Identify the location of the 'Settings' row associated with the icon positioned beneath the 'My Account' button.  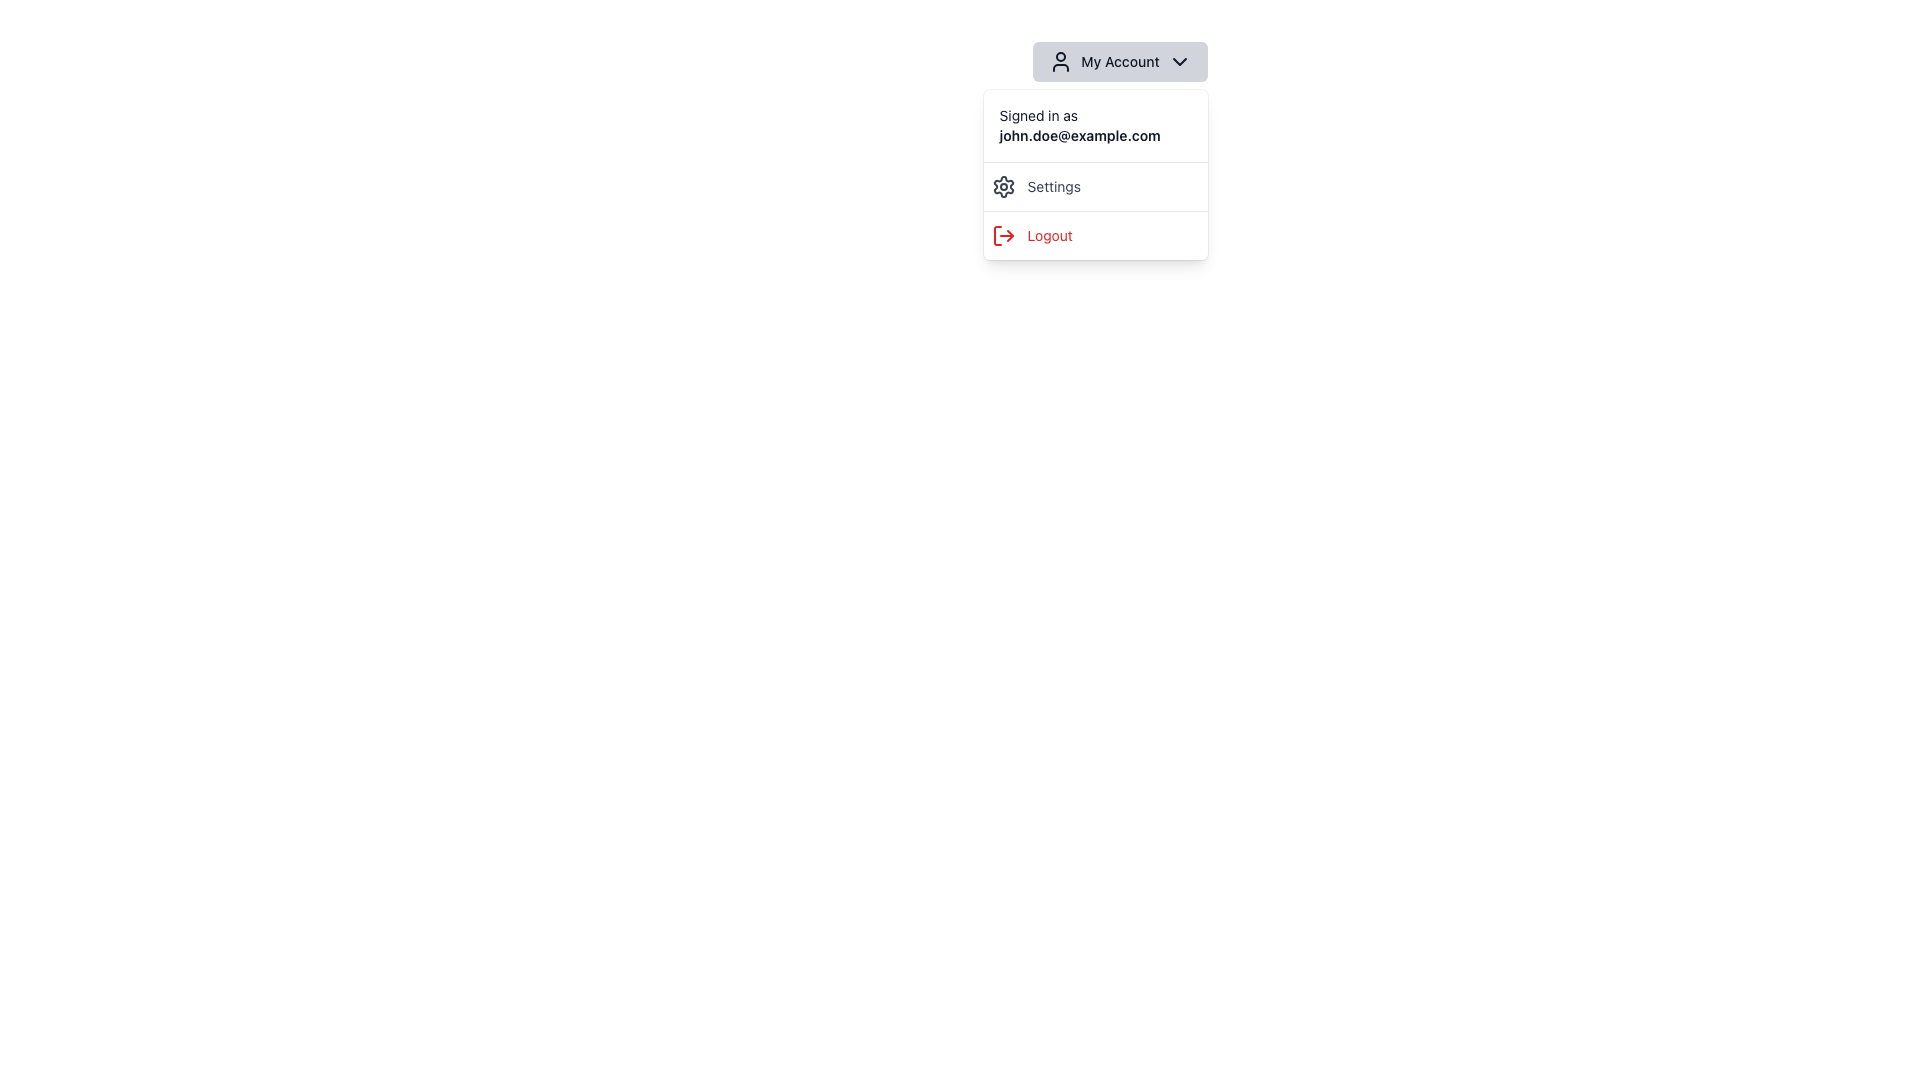
(1003, 186).